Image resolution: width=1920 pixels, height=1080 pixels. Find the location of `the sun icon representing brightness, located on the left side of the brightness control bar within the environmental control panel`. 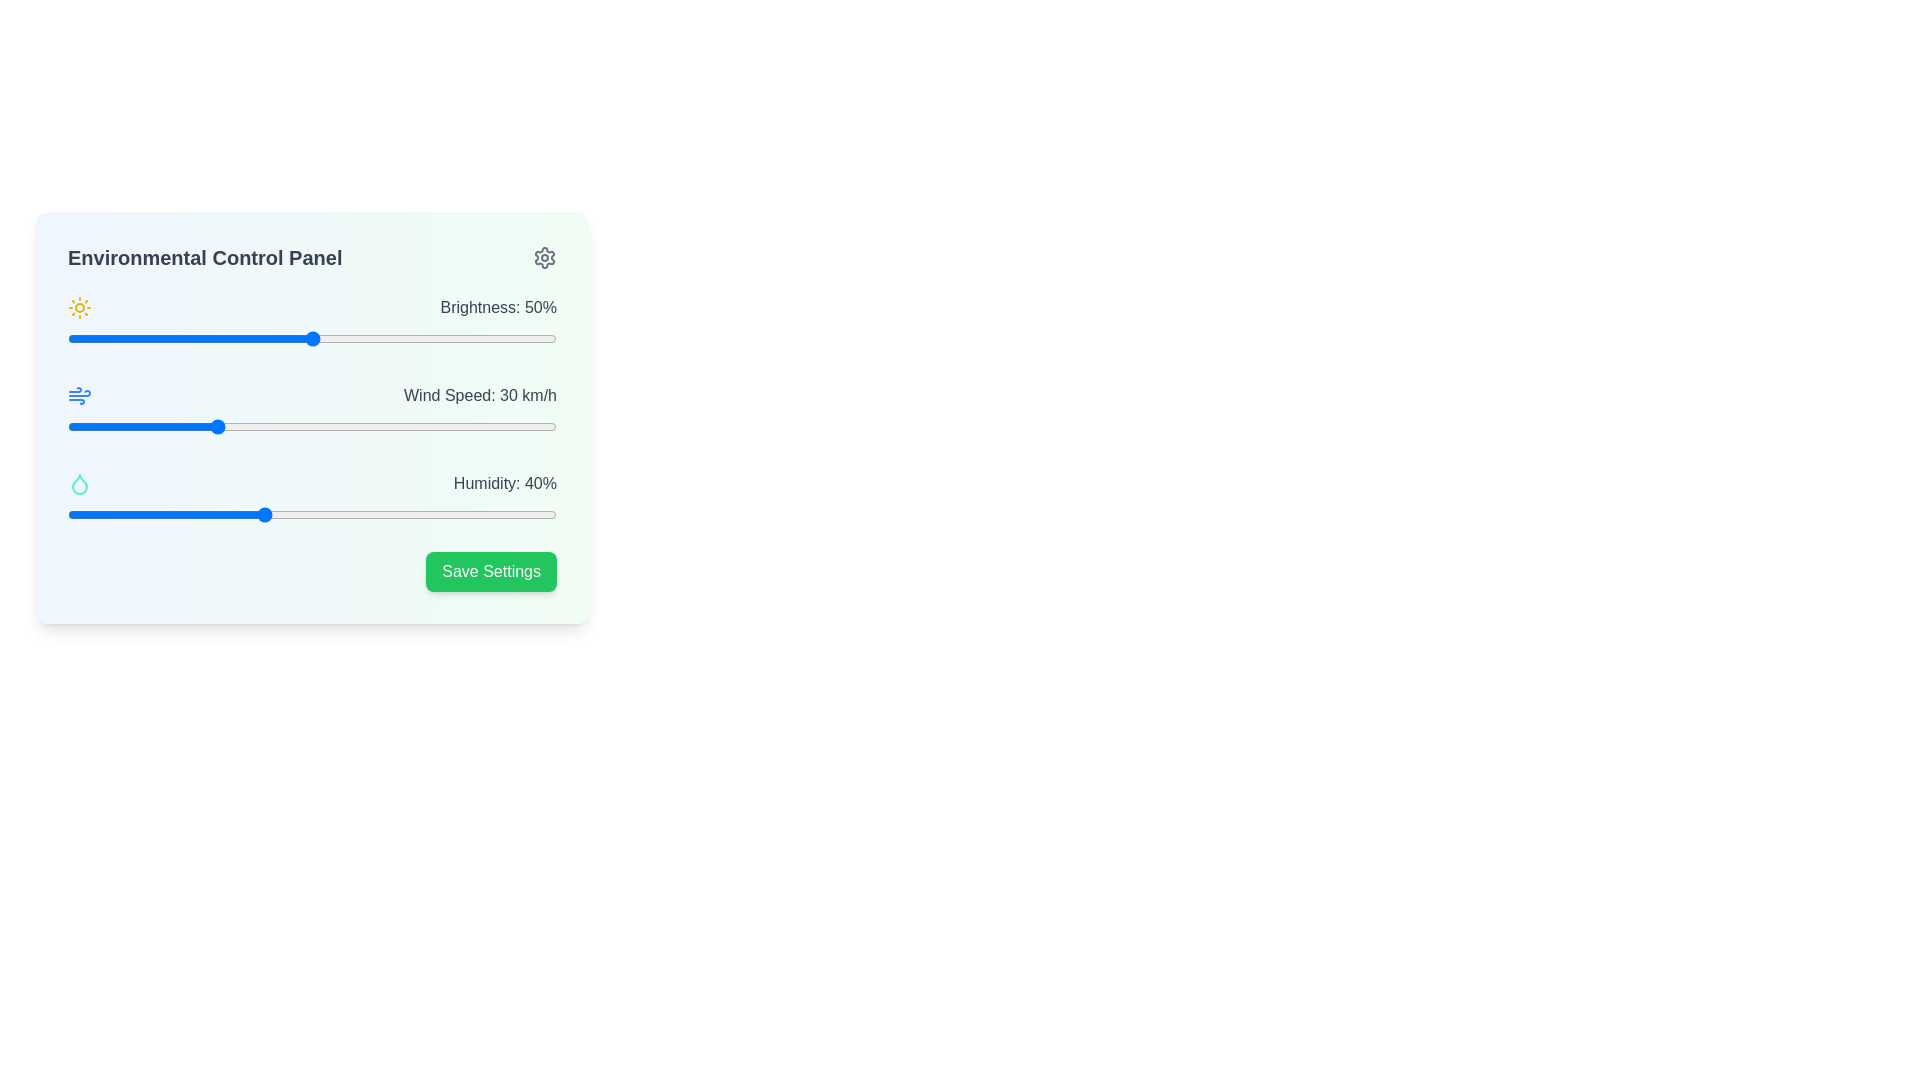

the sun icon representing brightness, located on the left side of the brightness control bar within the environmental control panel is located at coordinates (80, 308).